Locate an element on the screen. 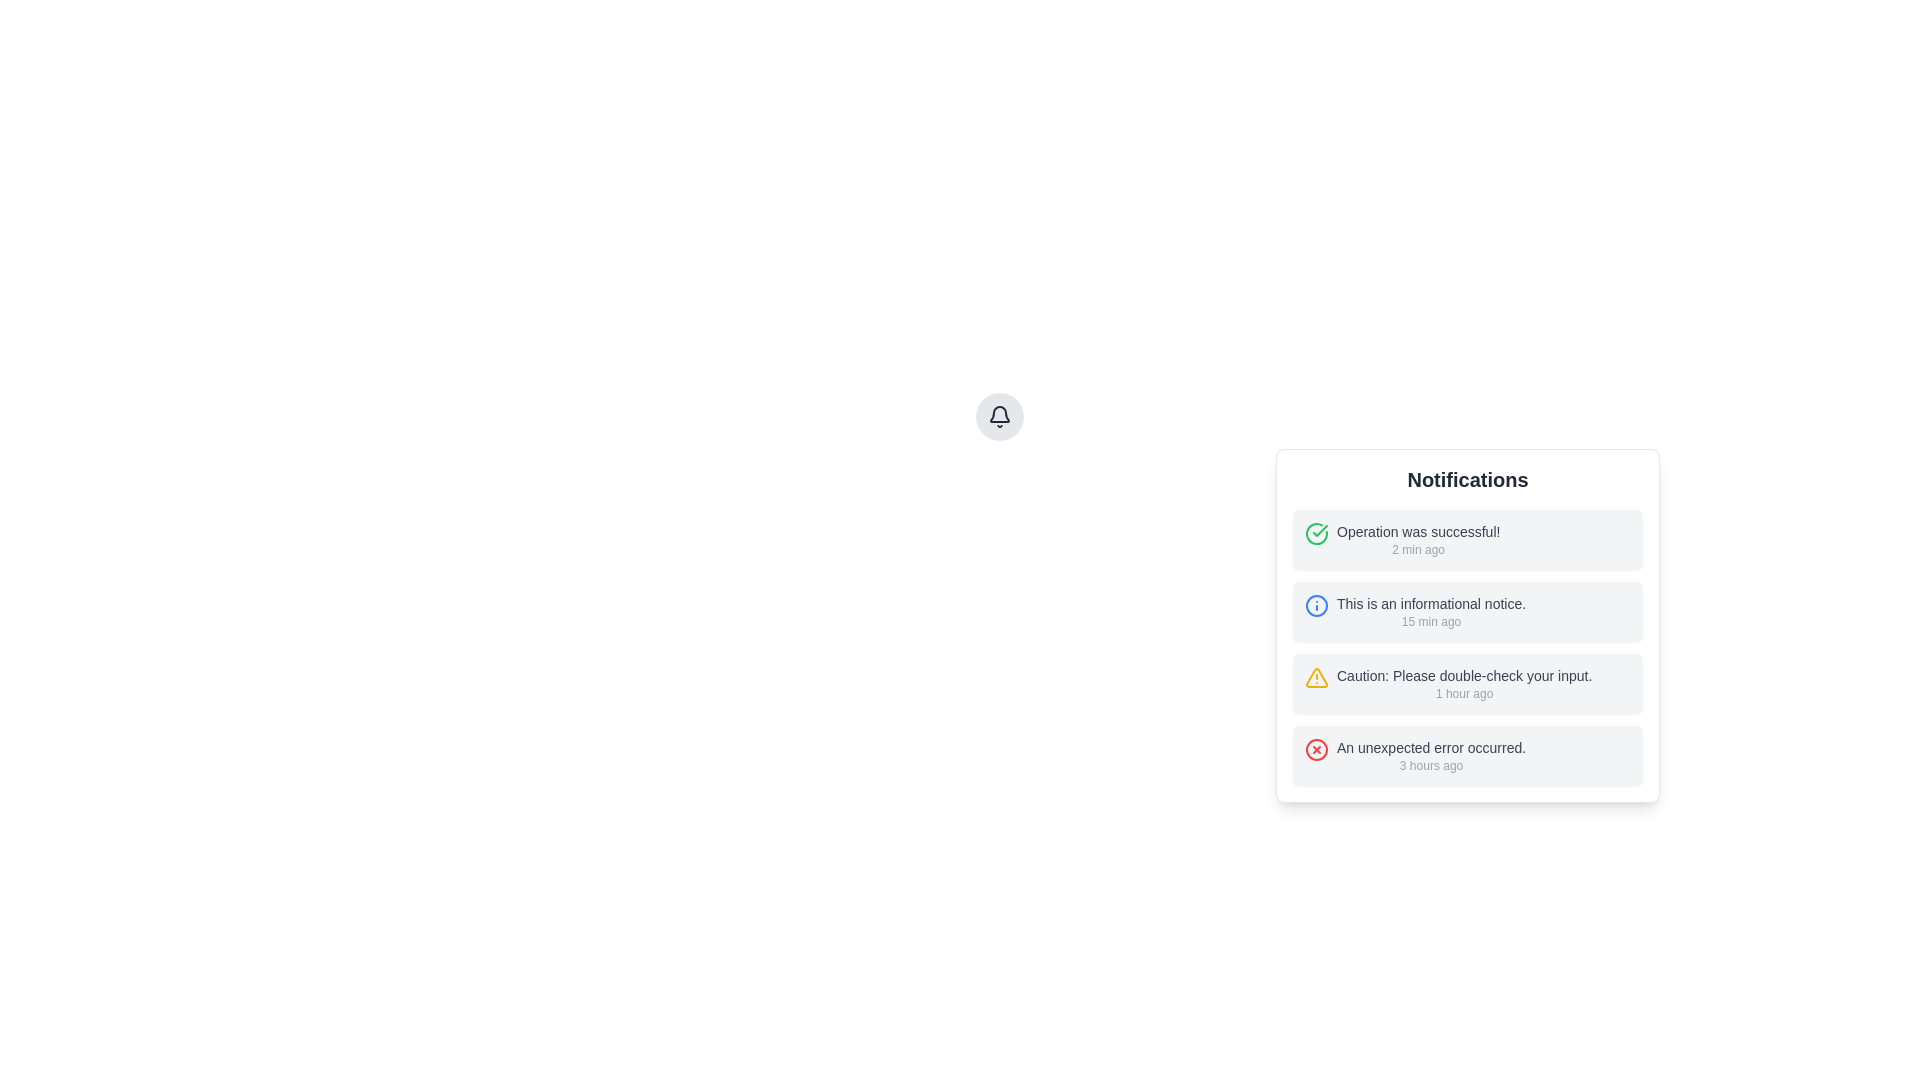 The width and height of the screenshot is (1920, 1080). the static text warning message and its timestamp, which states 'Caution: Please double-check your input.' followed by '1 hour ago' is located at coordinates (1464, 682).